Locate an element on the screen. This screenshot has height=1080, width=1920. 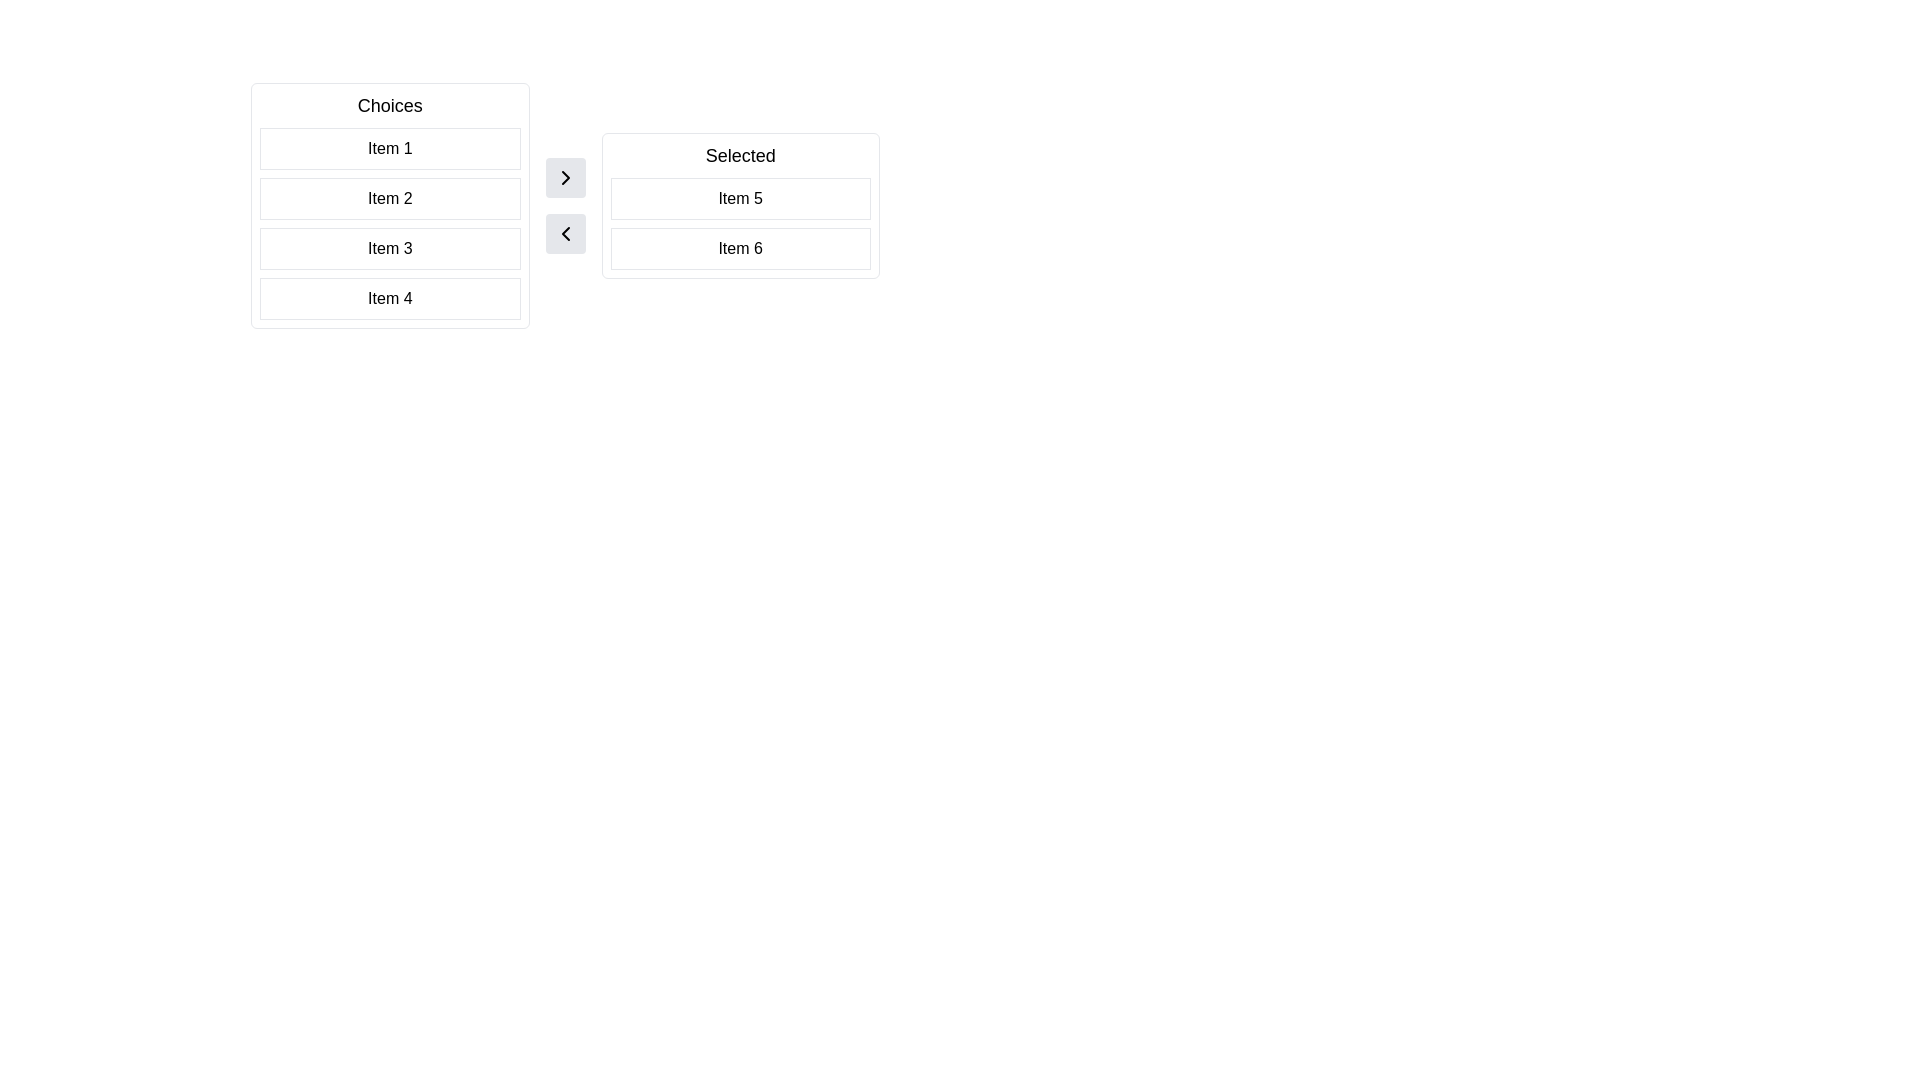
the selectable box containing the text 'Item 5', which is the first item in a vertically stacked list in the 'Selected' section is located at coordinates (739, 199).